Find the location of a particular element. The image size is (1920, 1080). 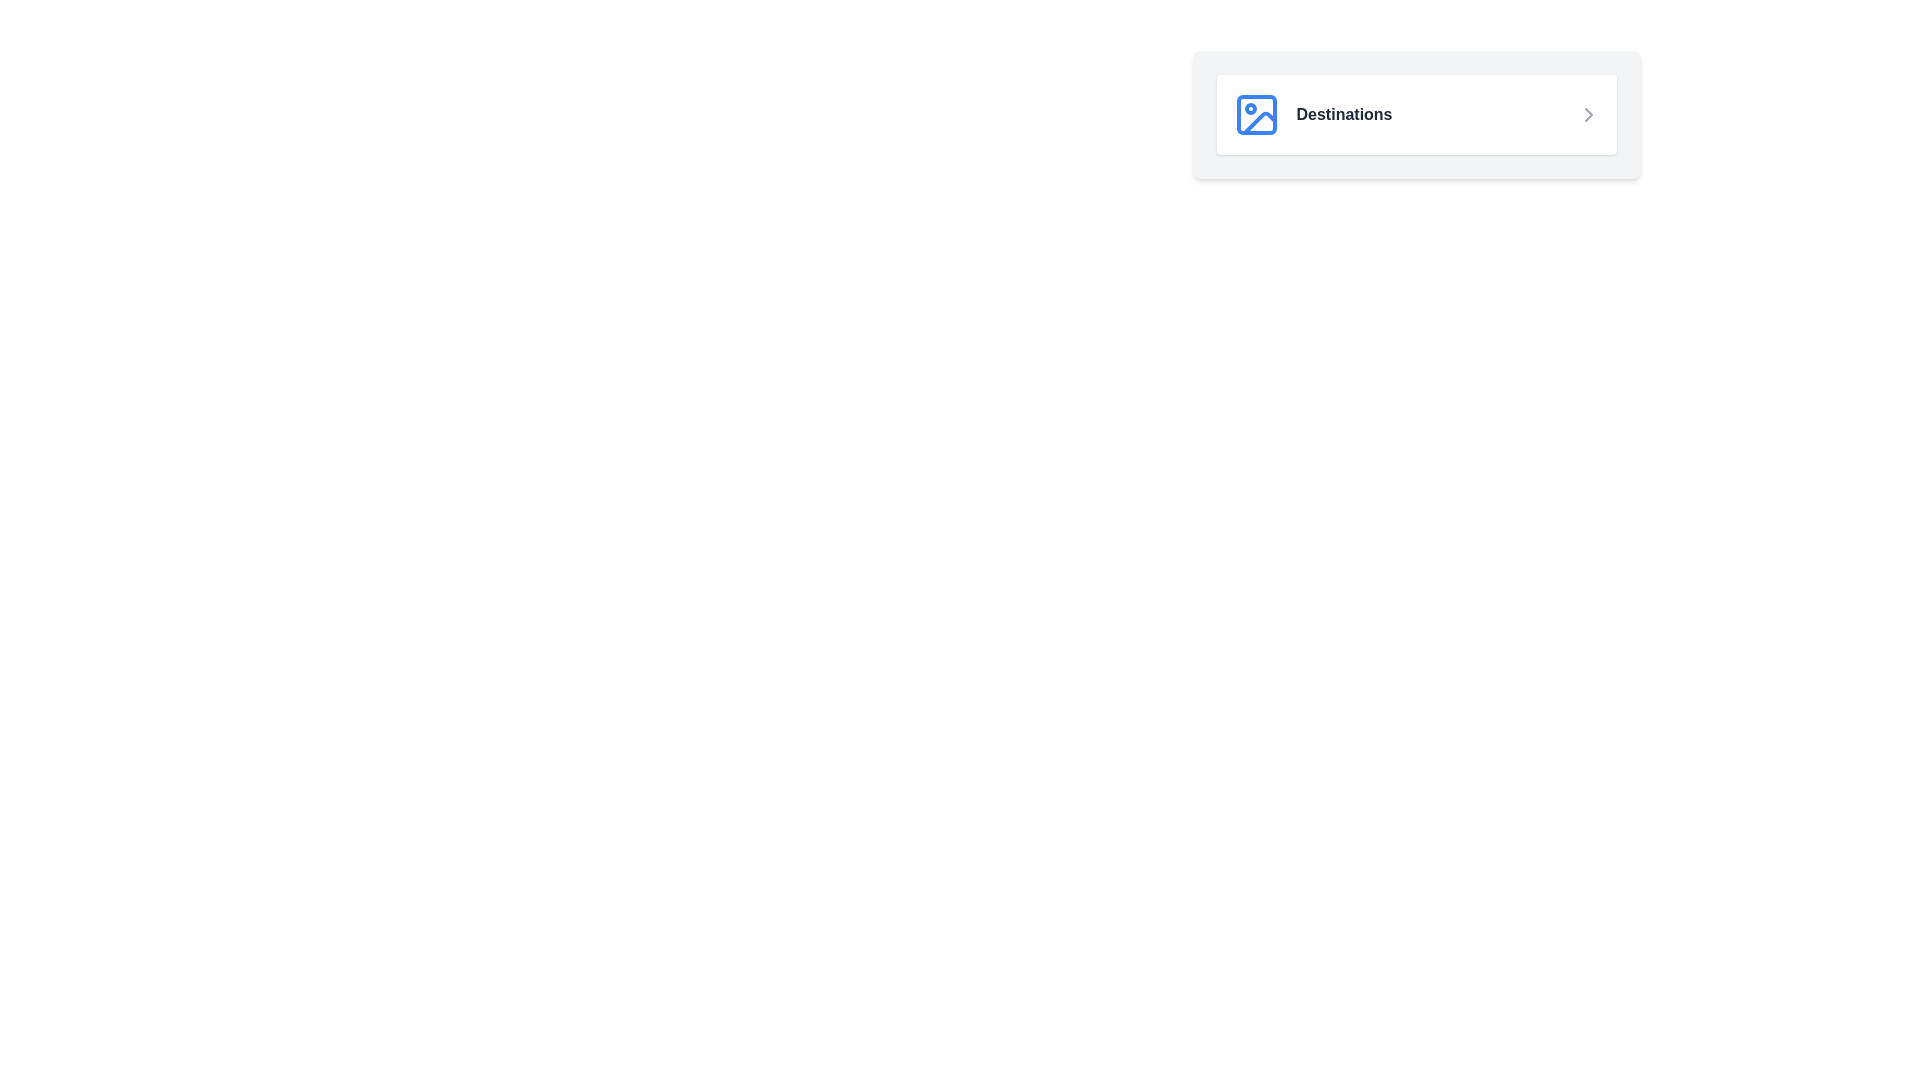

the decorative vector-based graphical square with rounded corners located at the top-left corner of the 'Destinations' card is located at coordinates (1255, 115).